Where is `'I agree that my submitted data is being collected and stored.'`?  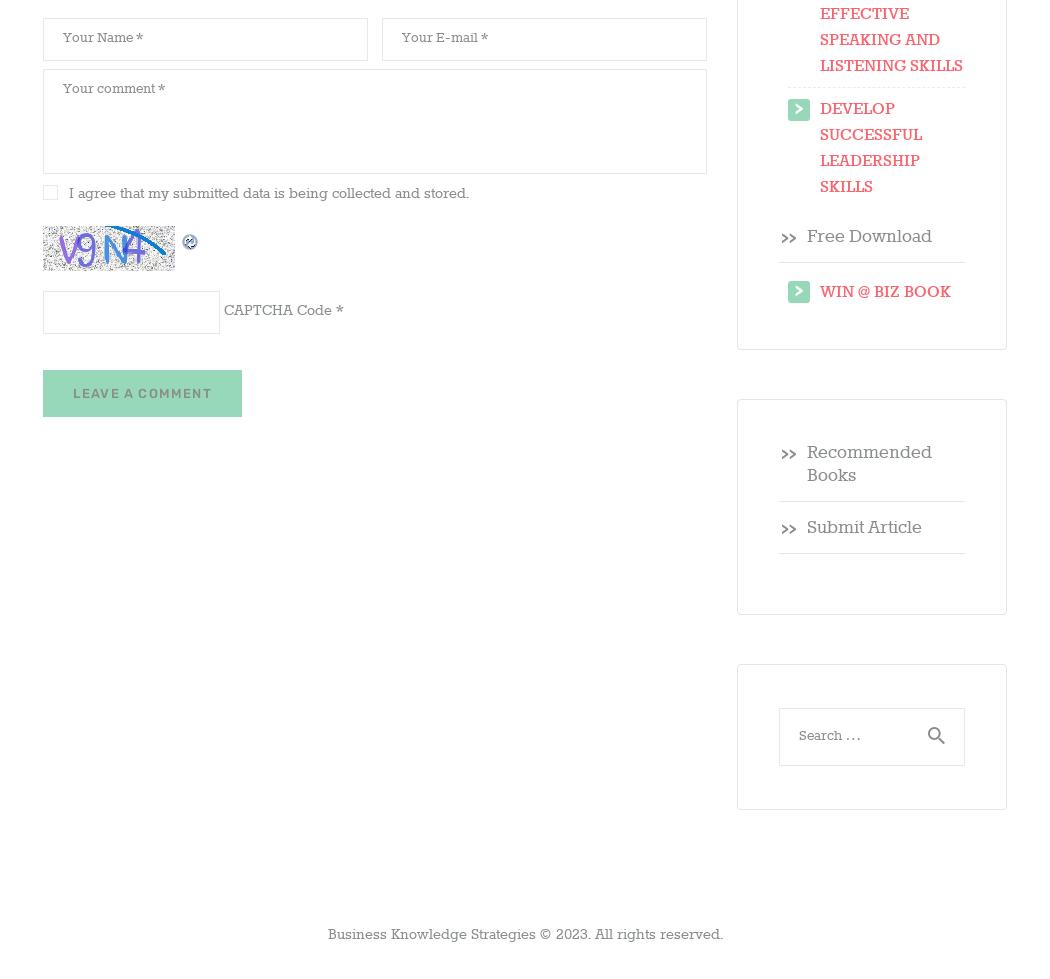
'I agree that my submitted data is being collected and stored.' is located at coordinates (266, 194).